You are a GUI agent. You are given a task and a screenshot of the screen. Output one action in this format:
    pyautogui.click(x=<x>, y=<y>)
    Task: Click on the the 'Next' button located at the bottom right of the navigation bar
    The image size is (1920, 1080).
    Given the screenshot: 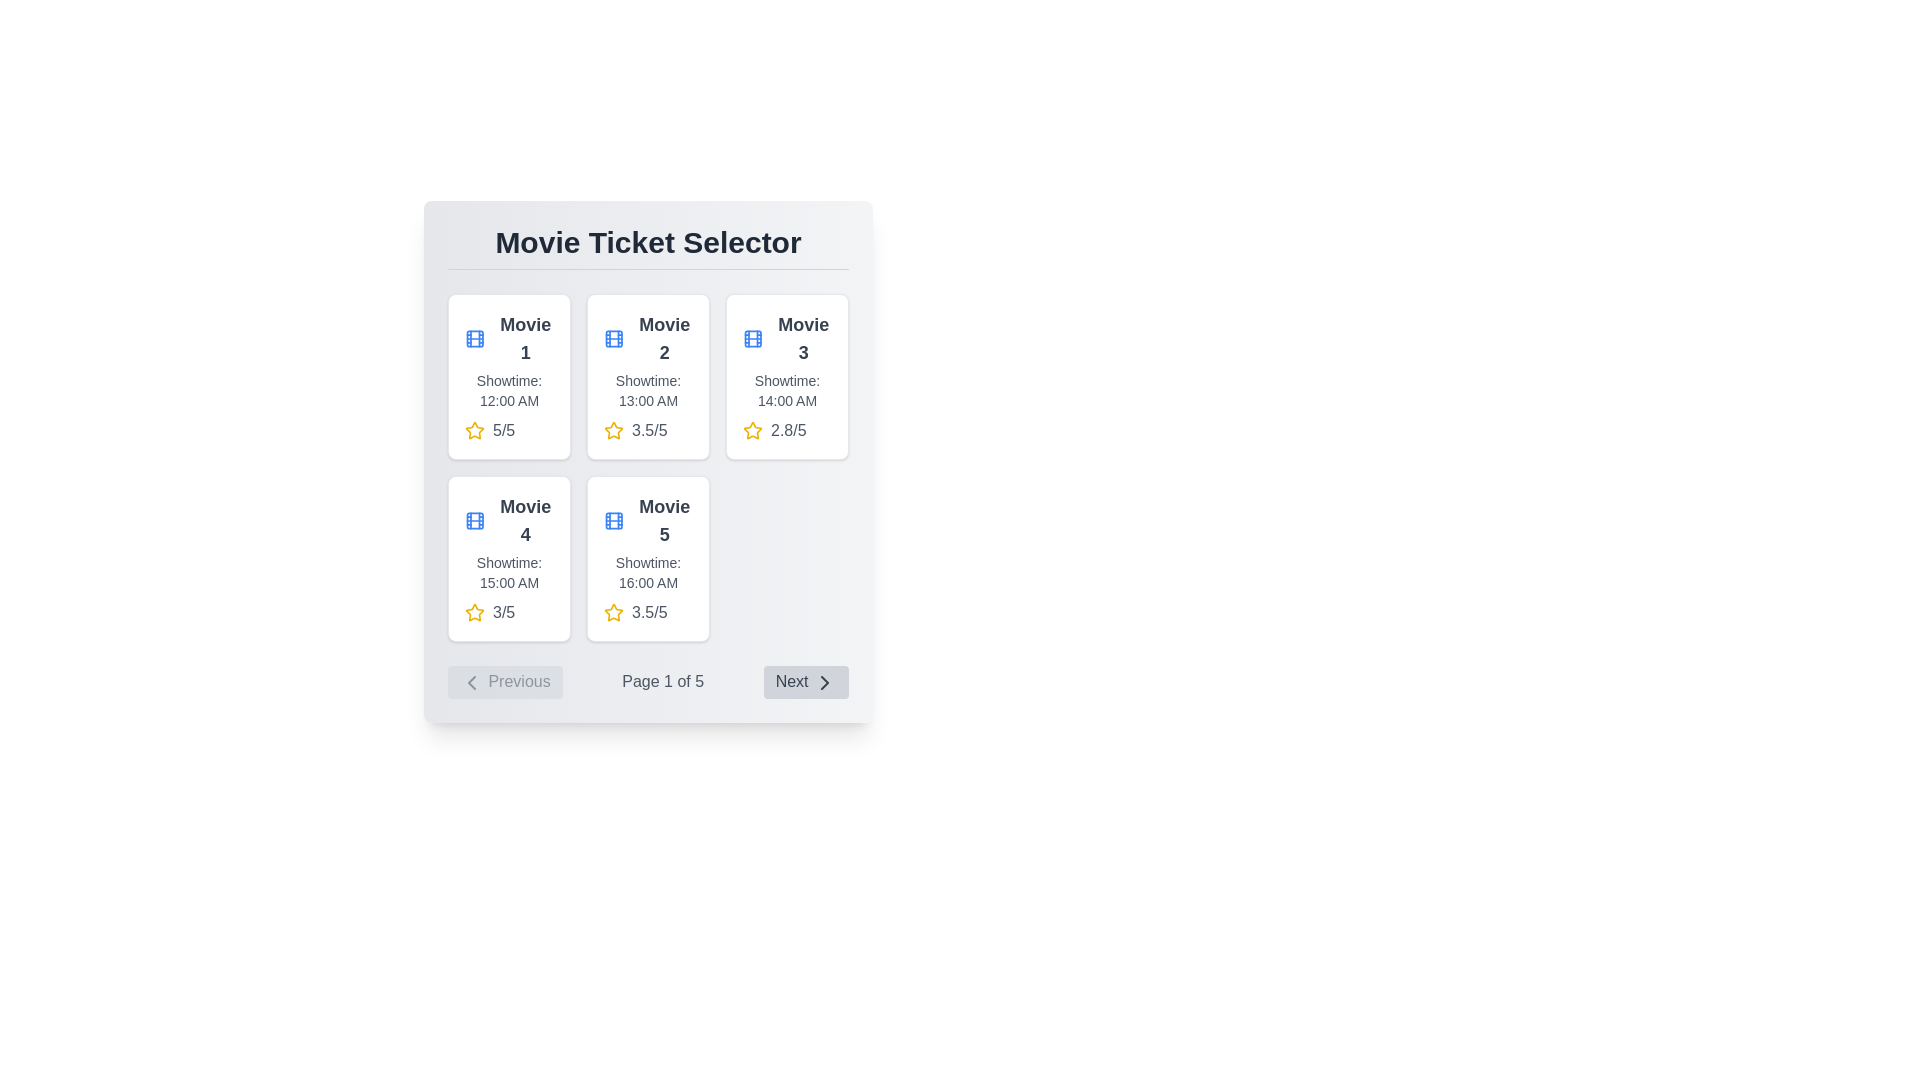 What is the action you would take?
    pyautogui.click(x=806, y=681)
    